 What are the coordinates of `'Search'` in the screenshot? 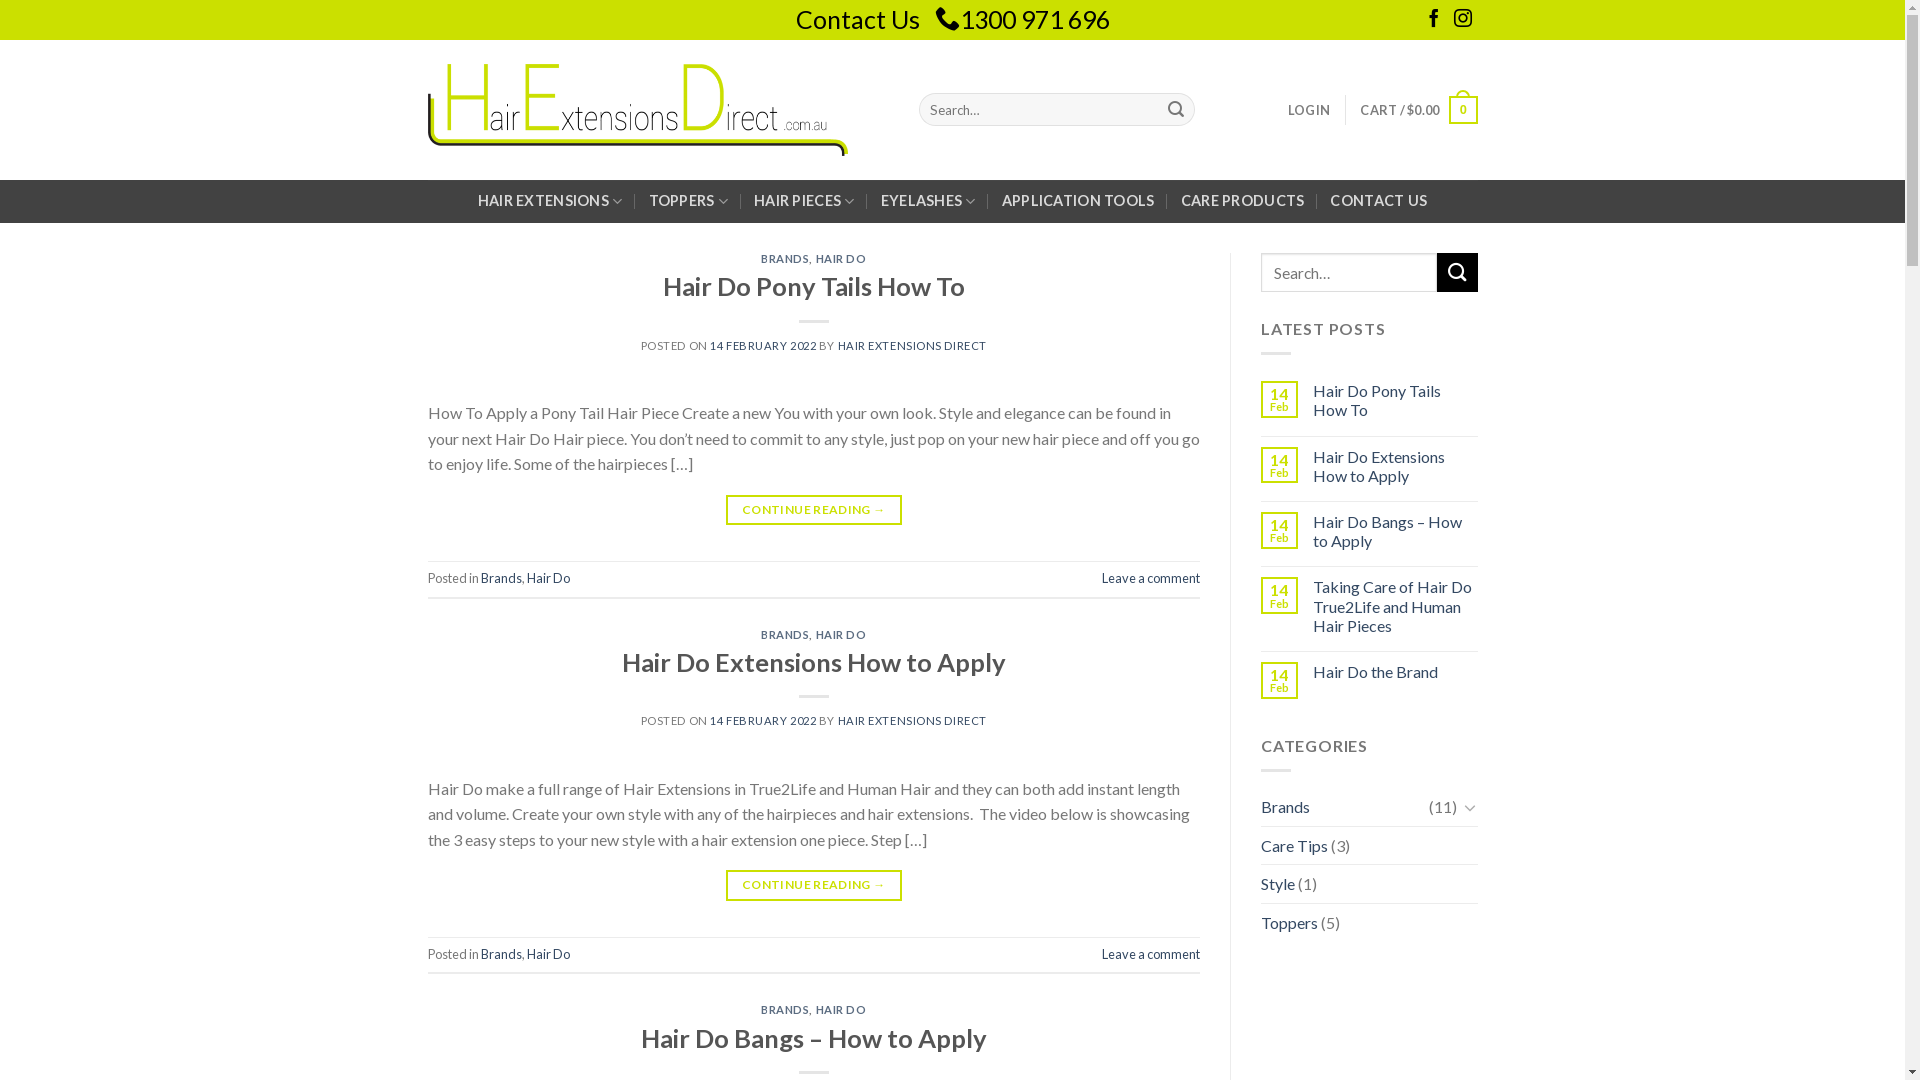 It's located at (1176, 110).